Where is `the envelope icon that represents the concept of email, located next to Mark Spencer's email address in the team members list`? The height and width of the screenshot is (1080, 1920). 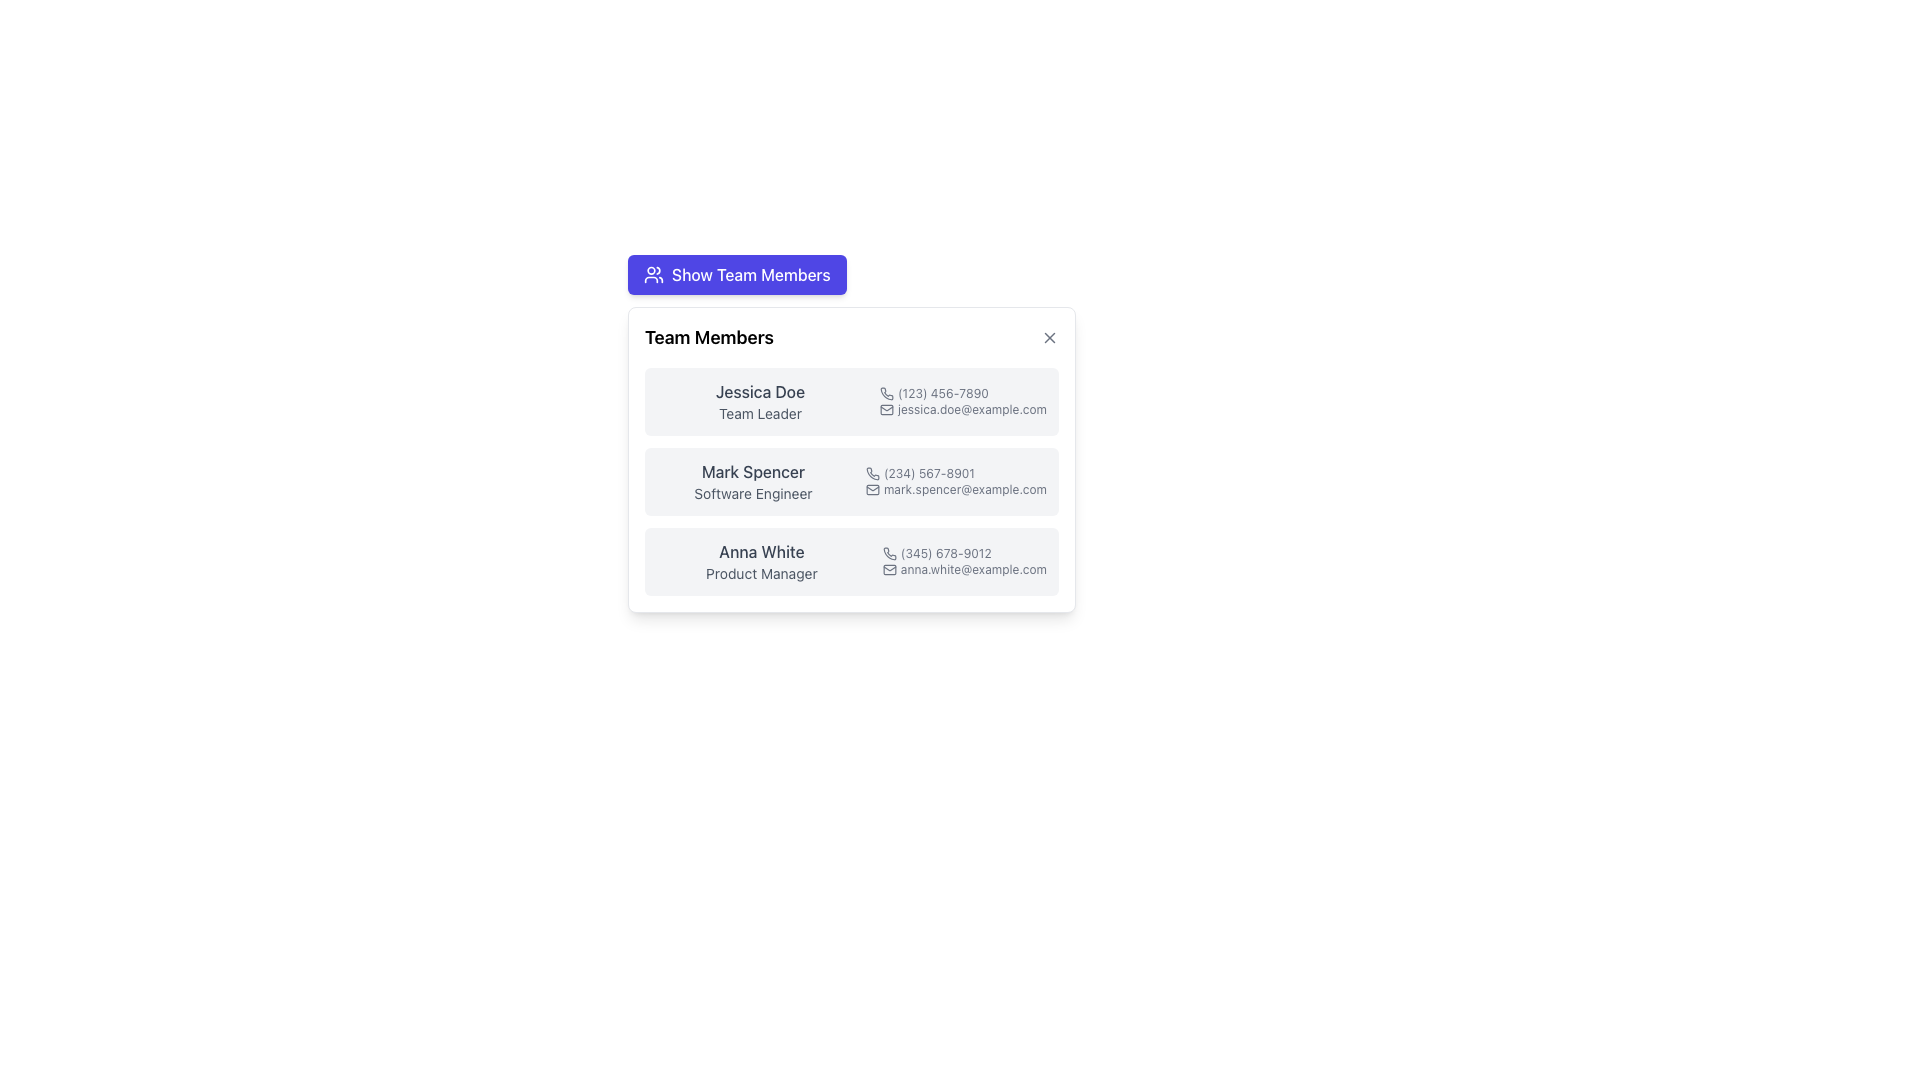
the envelope icon that represents the concept of email, located next to Mark Spencer's email address in the team members list is located at coordinates (872, 489).